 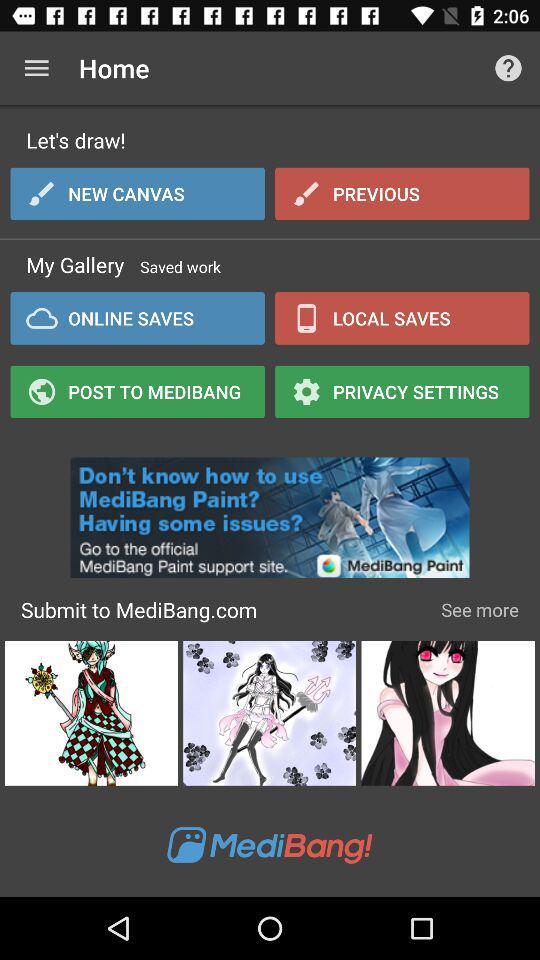 What do you see at coordinates (402, 193) in the screenshot?
I see `previous item` at bounding box center [402, 193].